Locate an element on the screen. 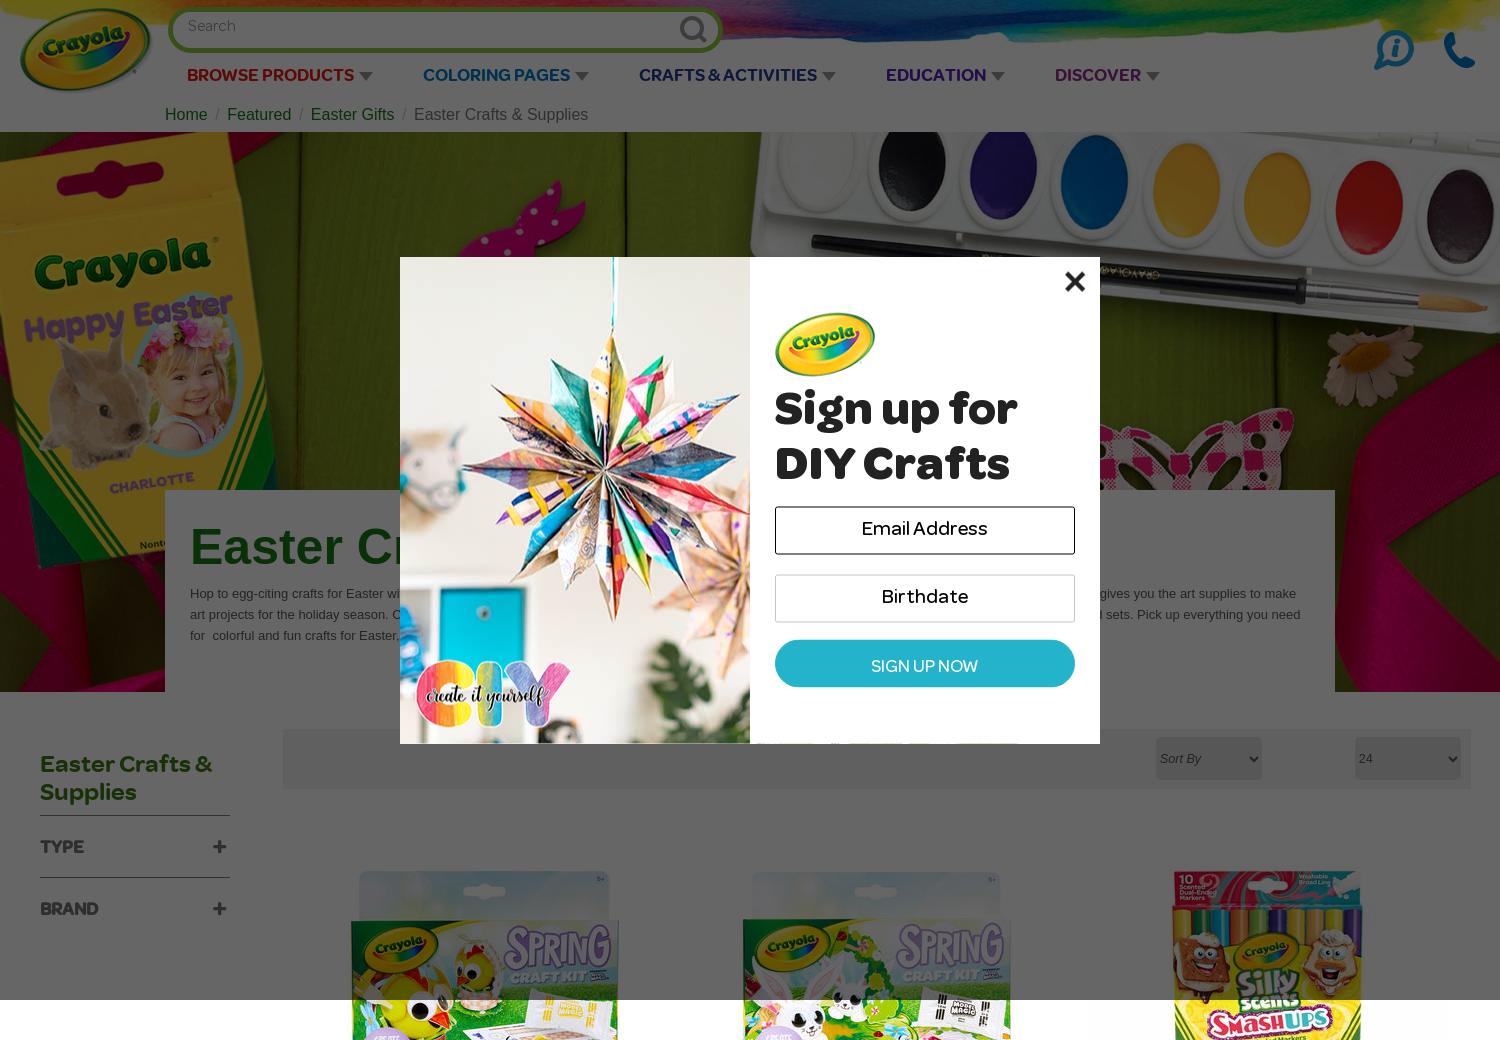  'Coloring Pages' is located at coordinates (495, 73).